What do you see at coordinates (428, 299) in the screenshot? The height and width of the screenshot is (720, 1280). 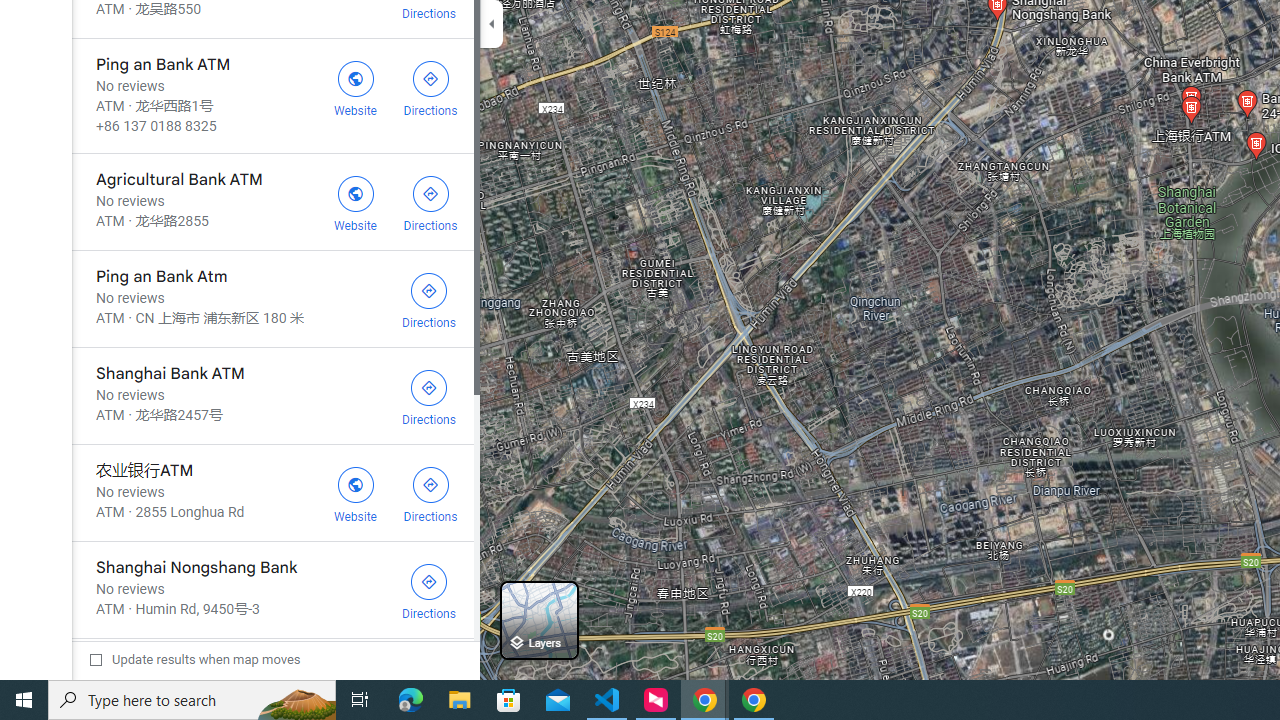 I see `'Get directions to Ping an Bank Atm'` at bounding box center [428, 299].